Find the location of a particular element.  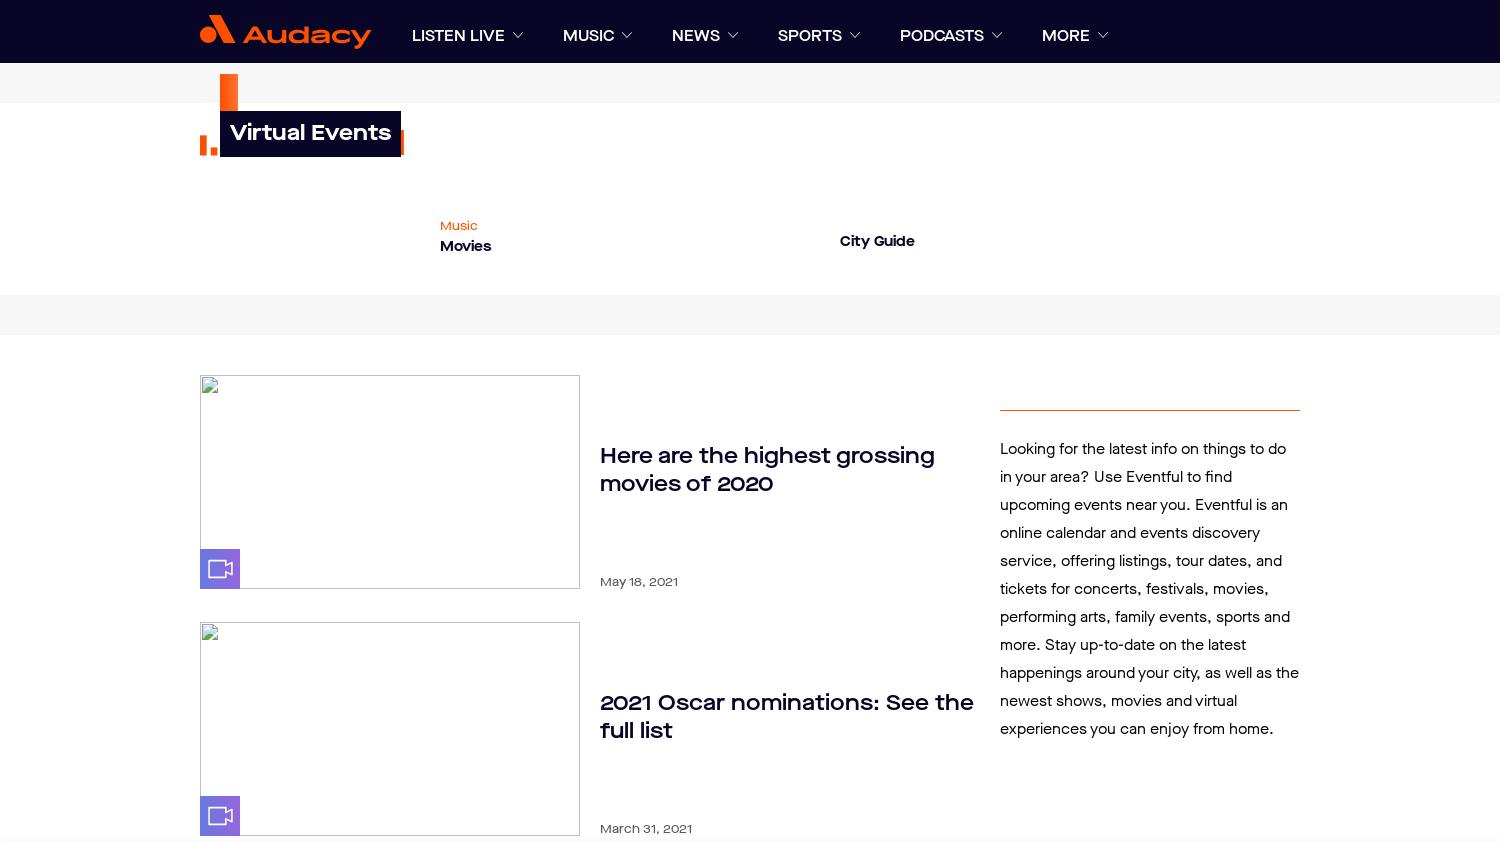

'City Guide' is located at coordinates (877, 241).